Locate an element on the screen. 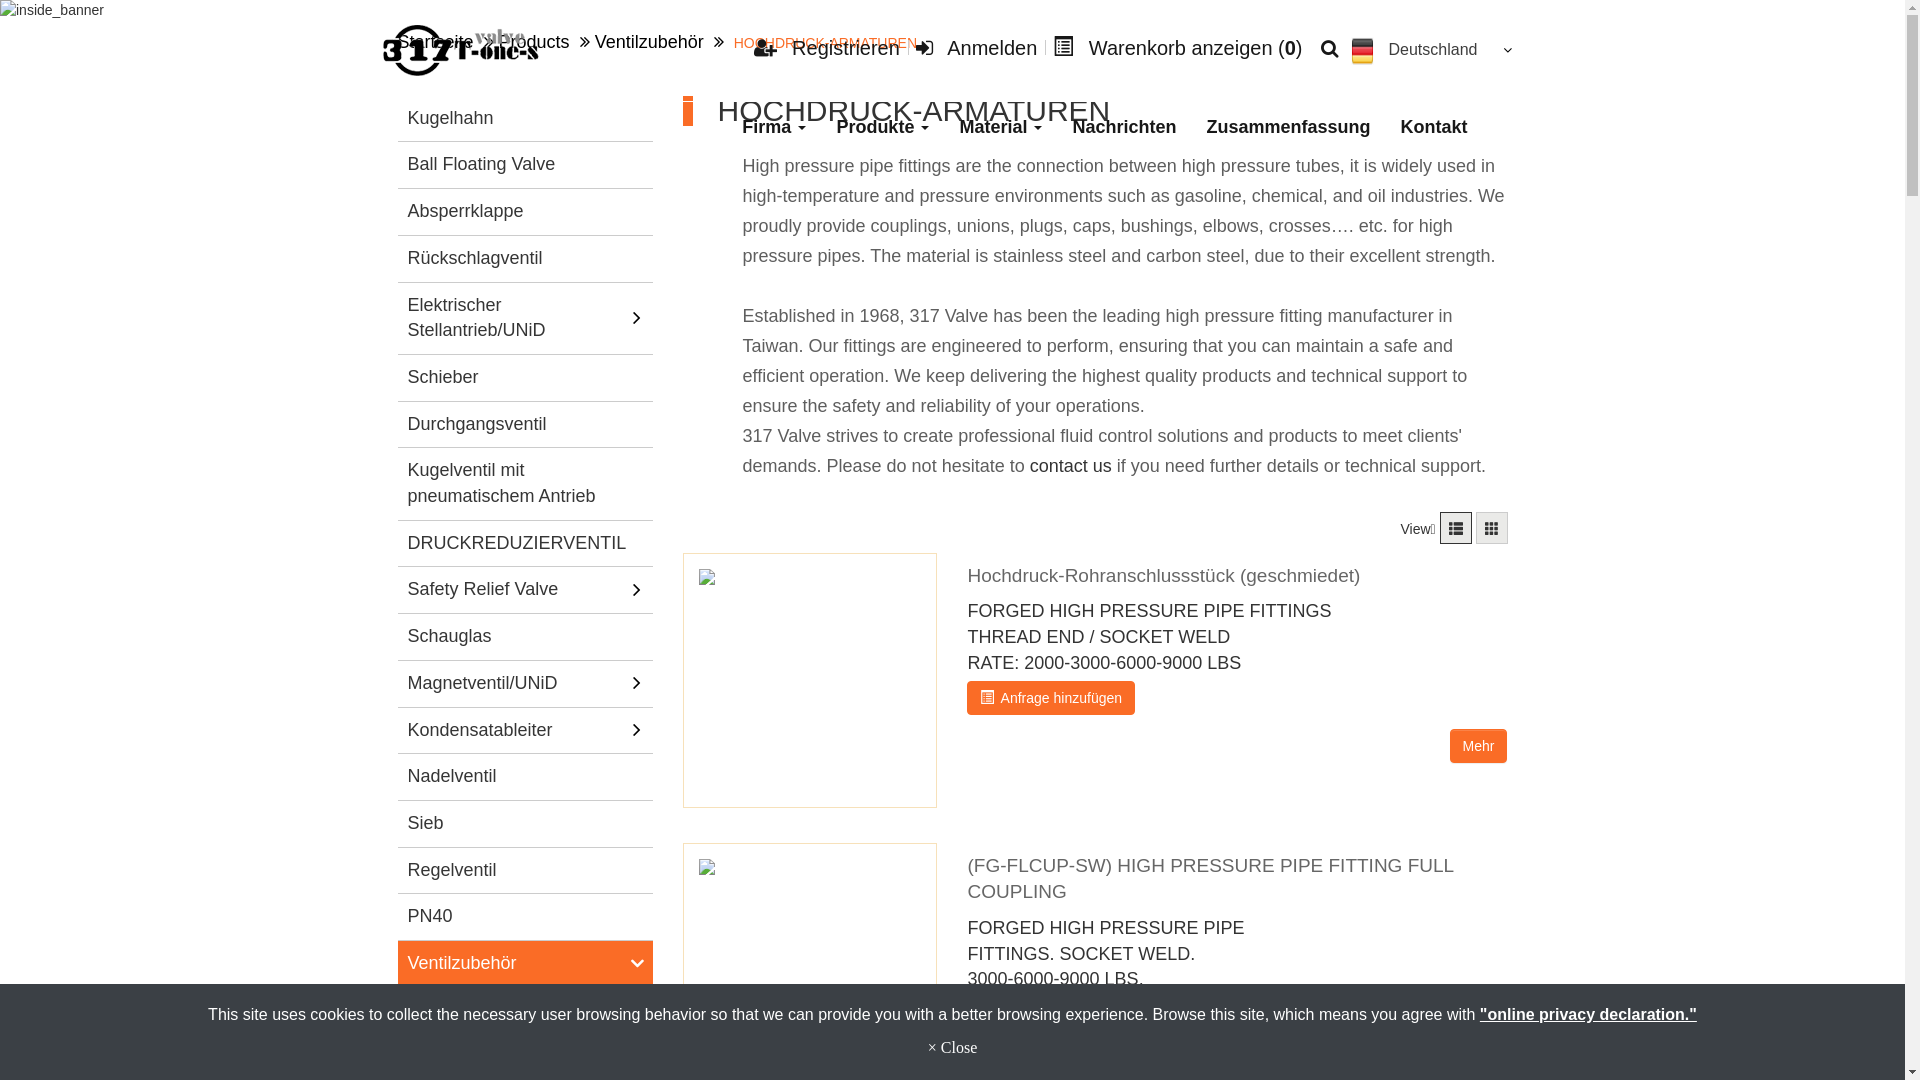  'Schieber' is located at coordinates (524, 378).